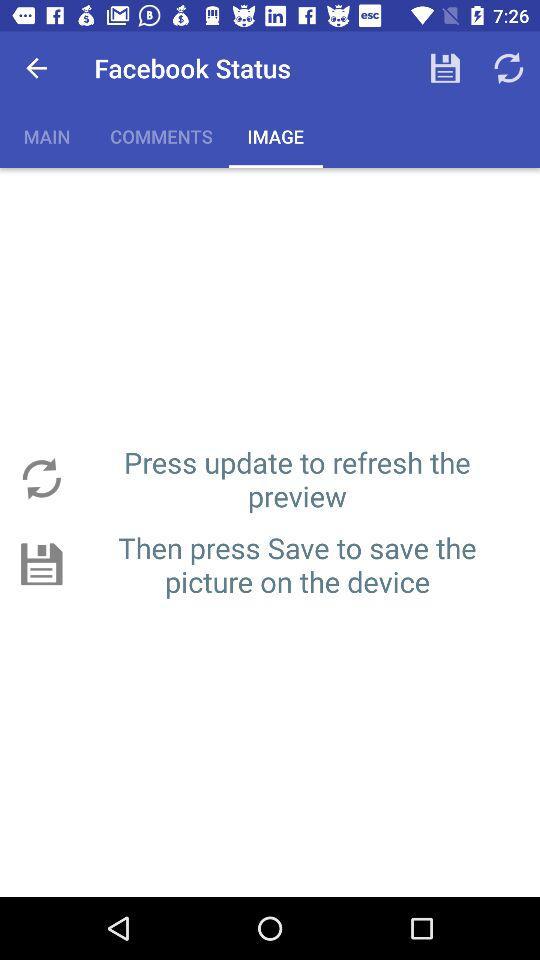 This screenshot has width=540, height=960. Describe the element at coordinates (36, 68) in the screenshot. I see `app to the left of facebook status` at that location.